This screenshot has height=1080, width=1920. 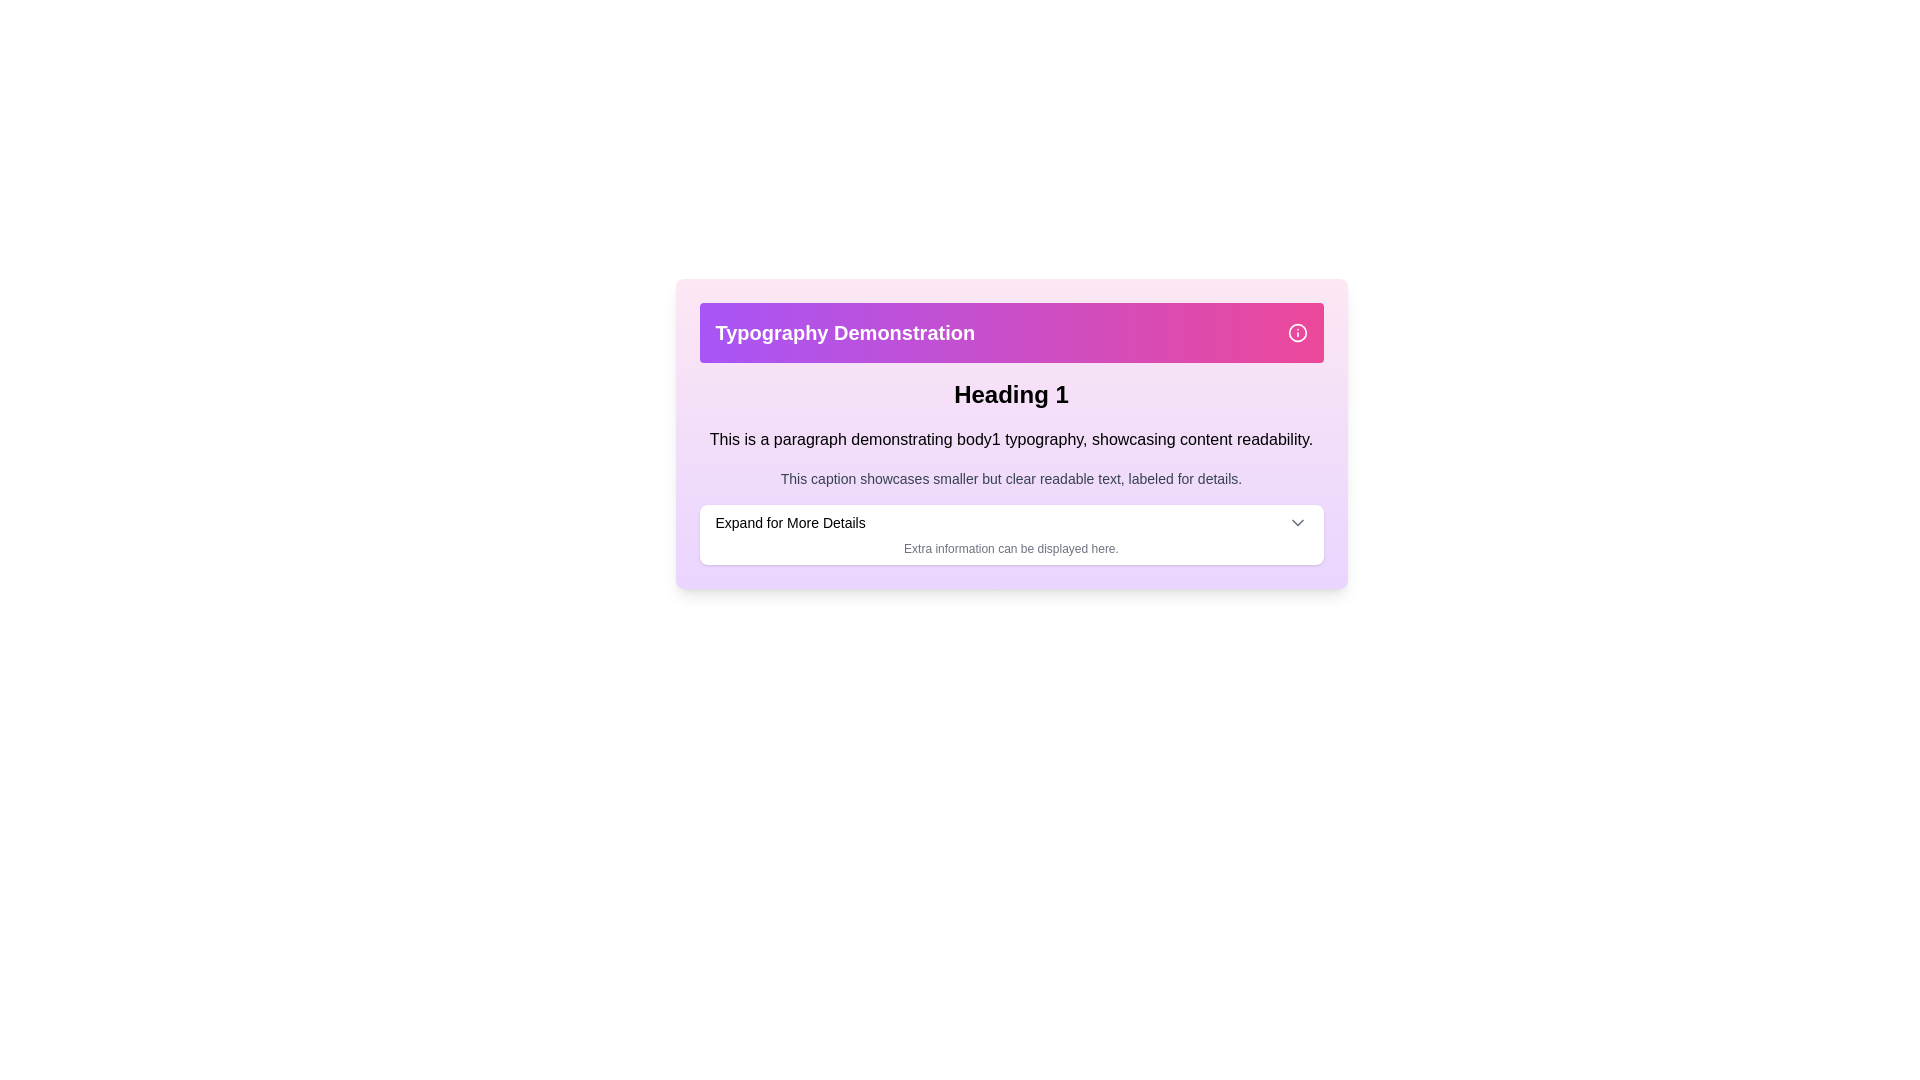 I want to click on the downward-facing chevron icon on the right side of the Informational collapsible panel labeled 'Expand for More Details', so click(x=1011, y=534).